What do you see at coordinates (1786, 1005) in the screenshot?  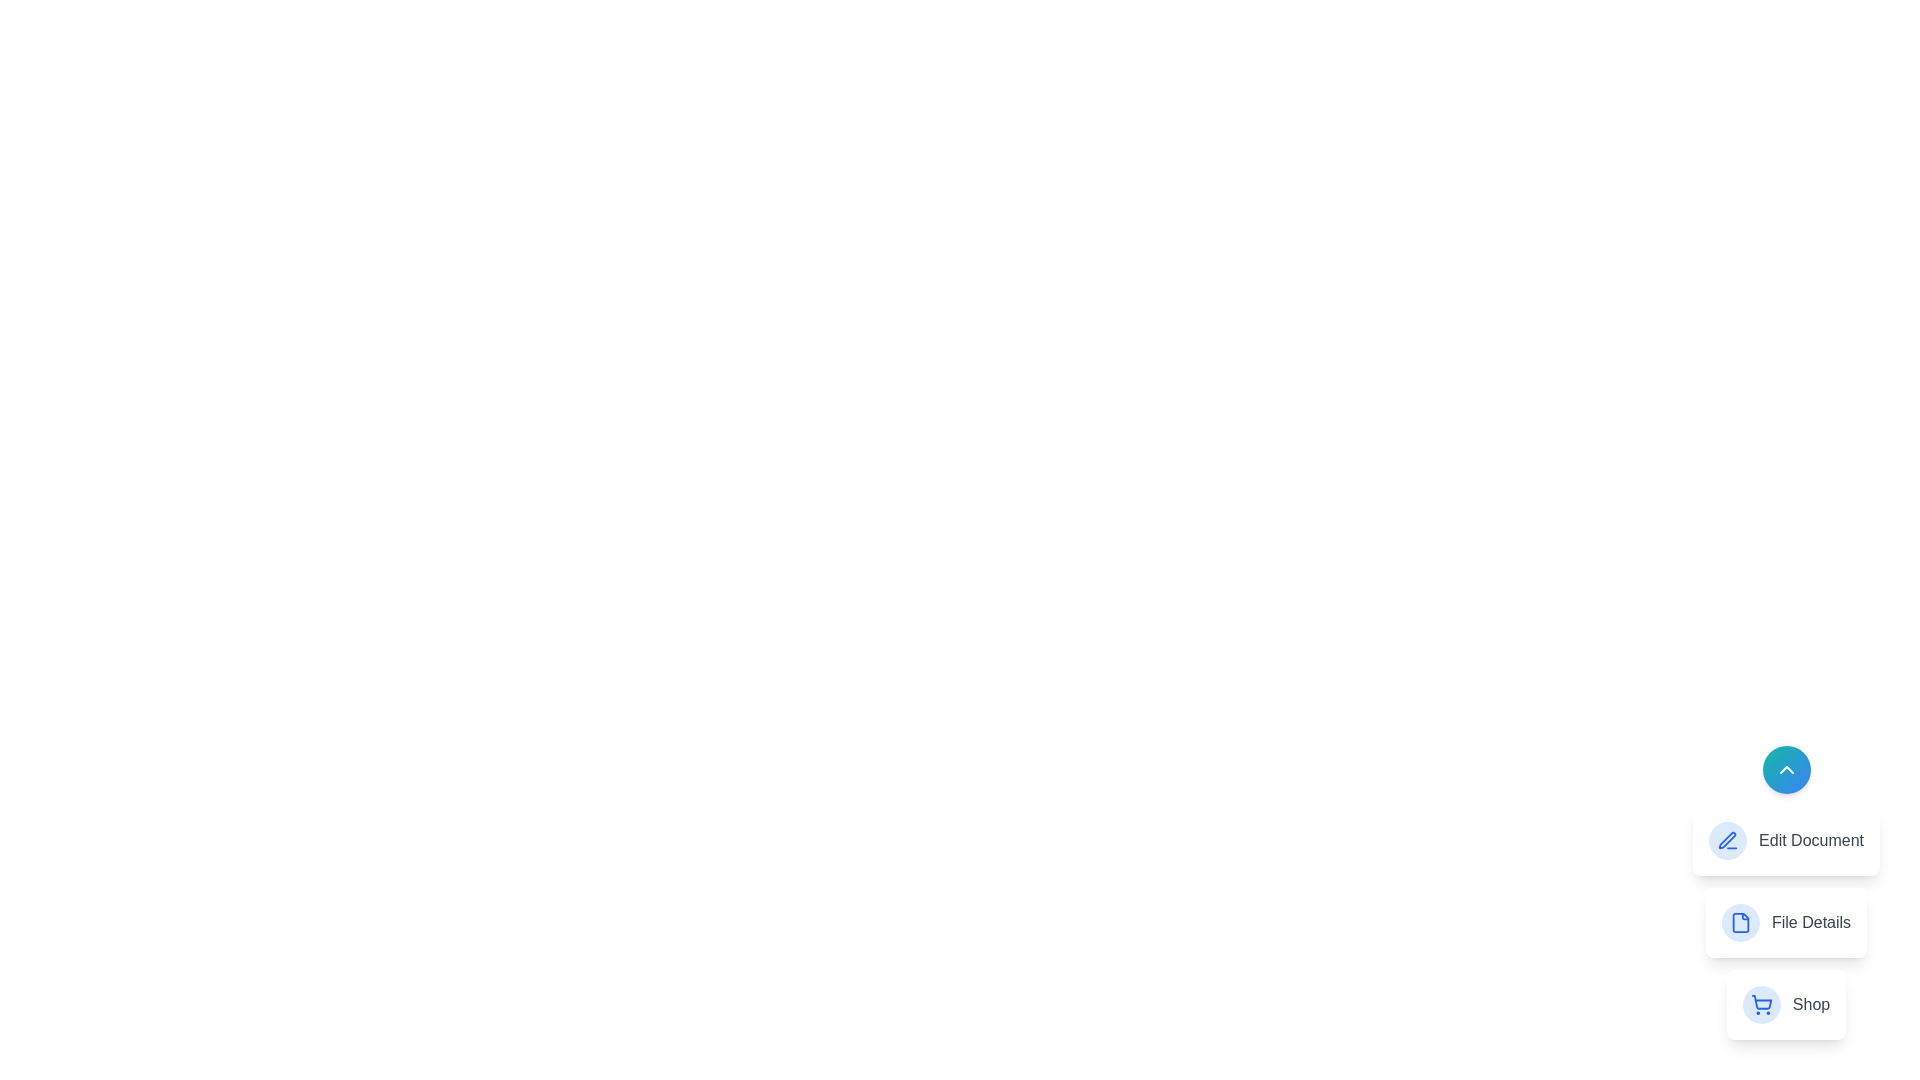 I see `the Shop in the speed dial menu` at bounding box center [1786, 1005].